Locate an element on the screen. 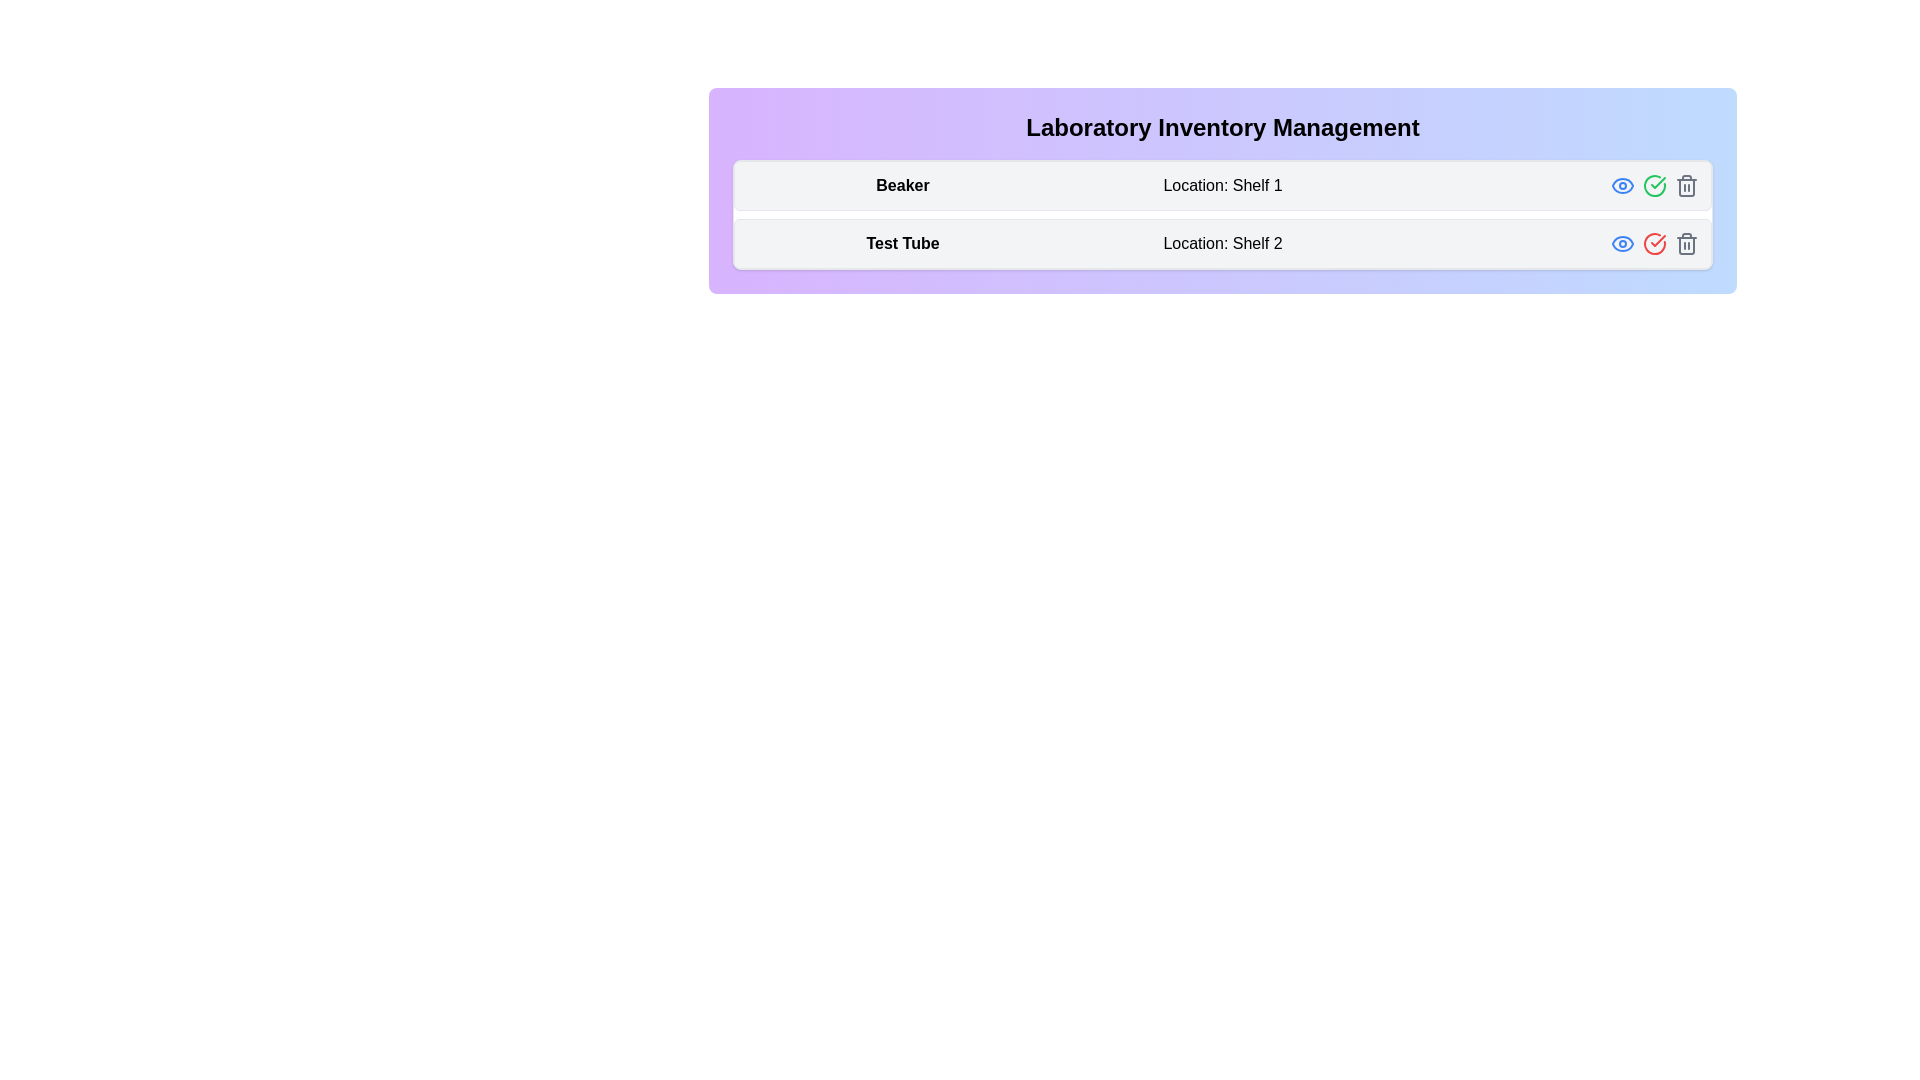  eye icon to view details of the inventory item Test Tube is located at coordinates (1622, 242).